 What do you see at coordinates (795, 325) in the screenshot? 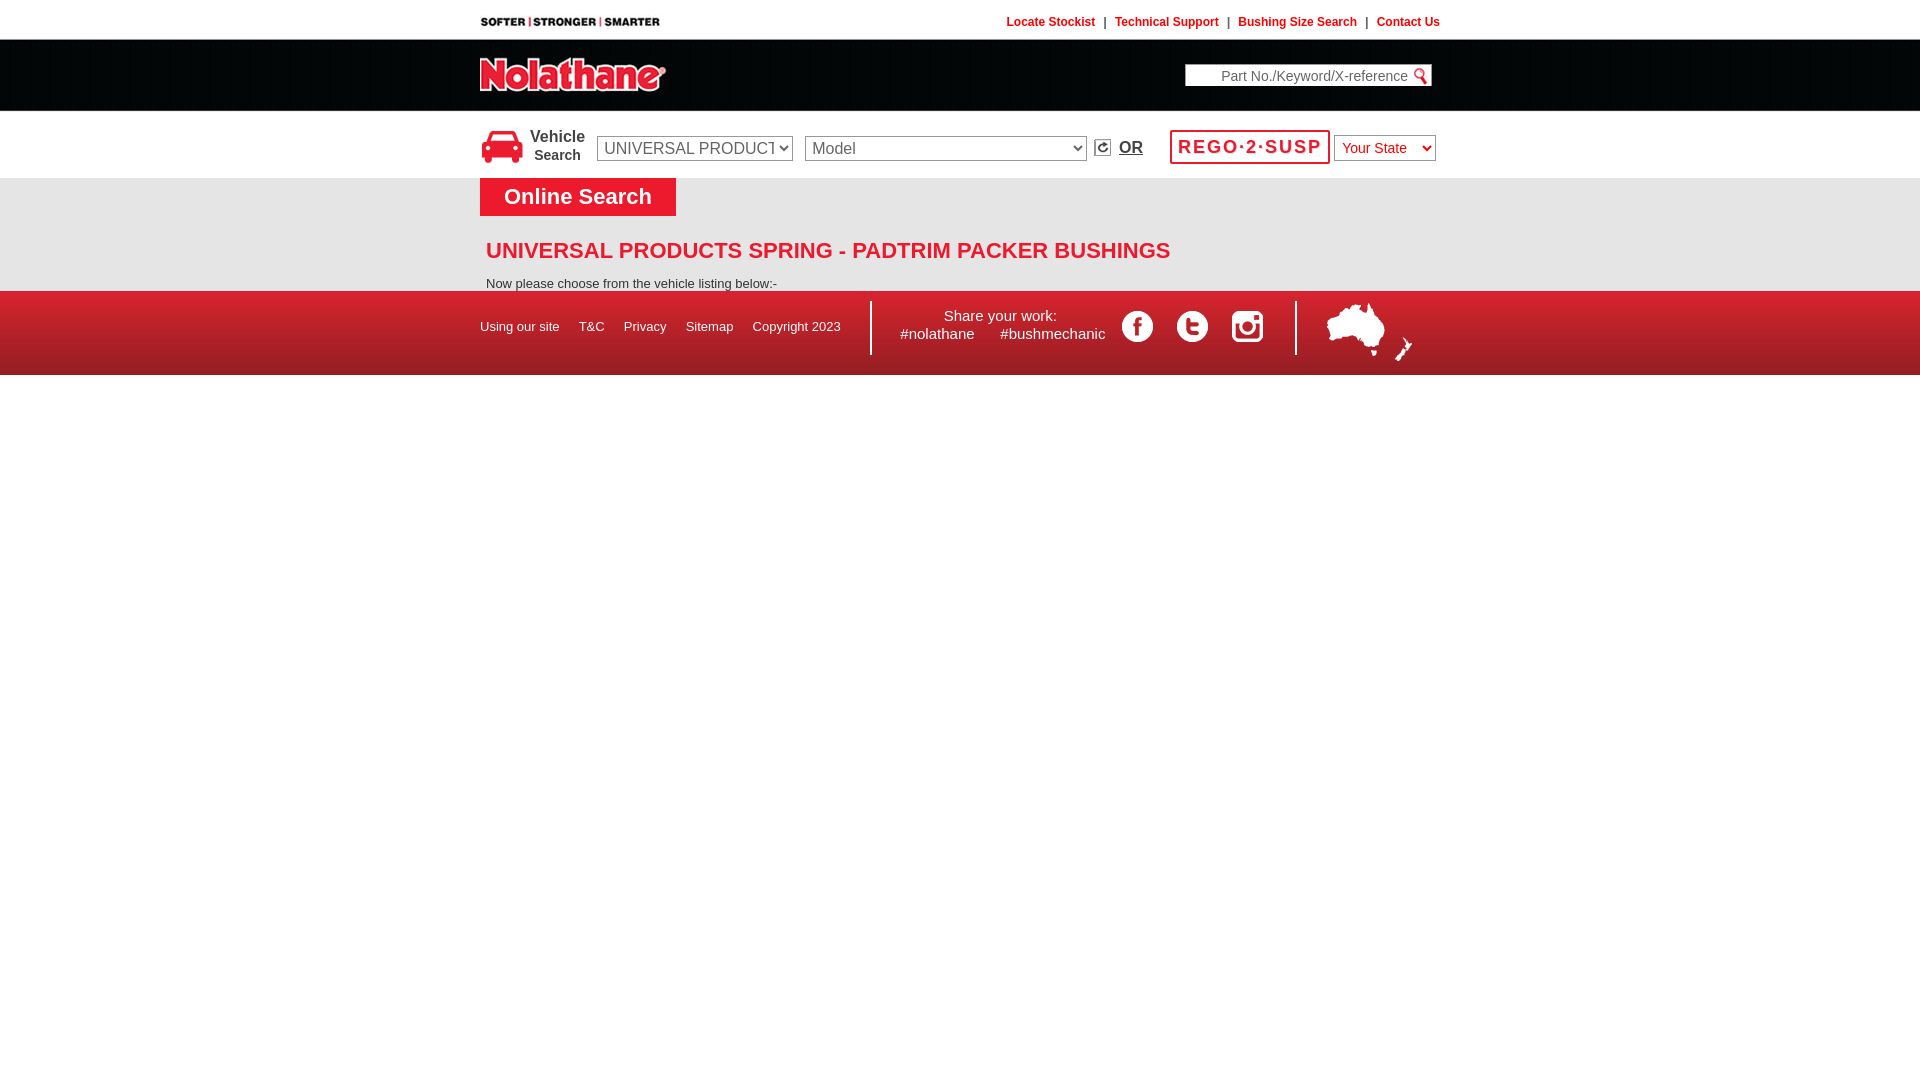
I see `'Copyright 2023'` at bounding box center [795, 325].